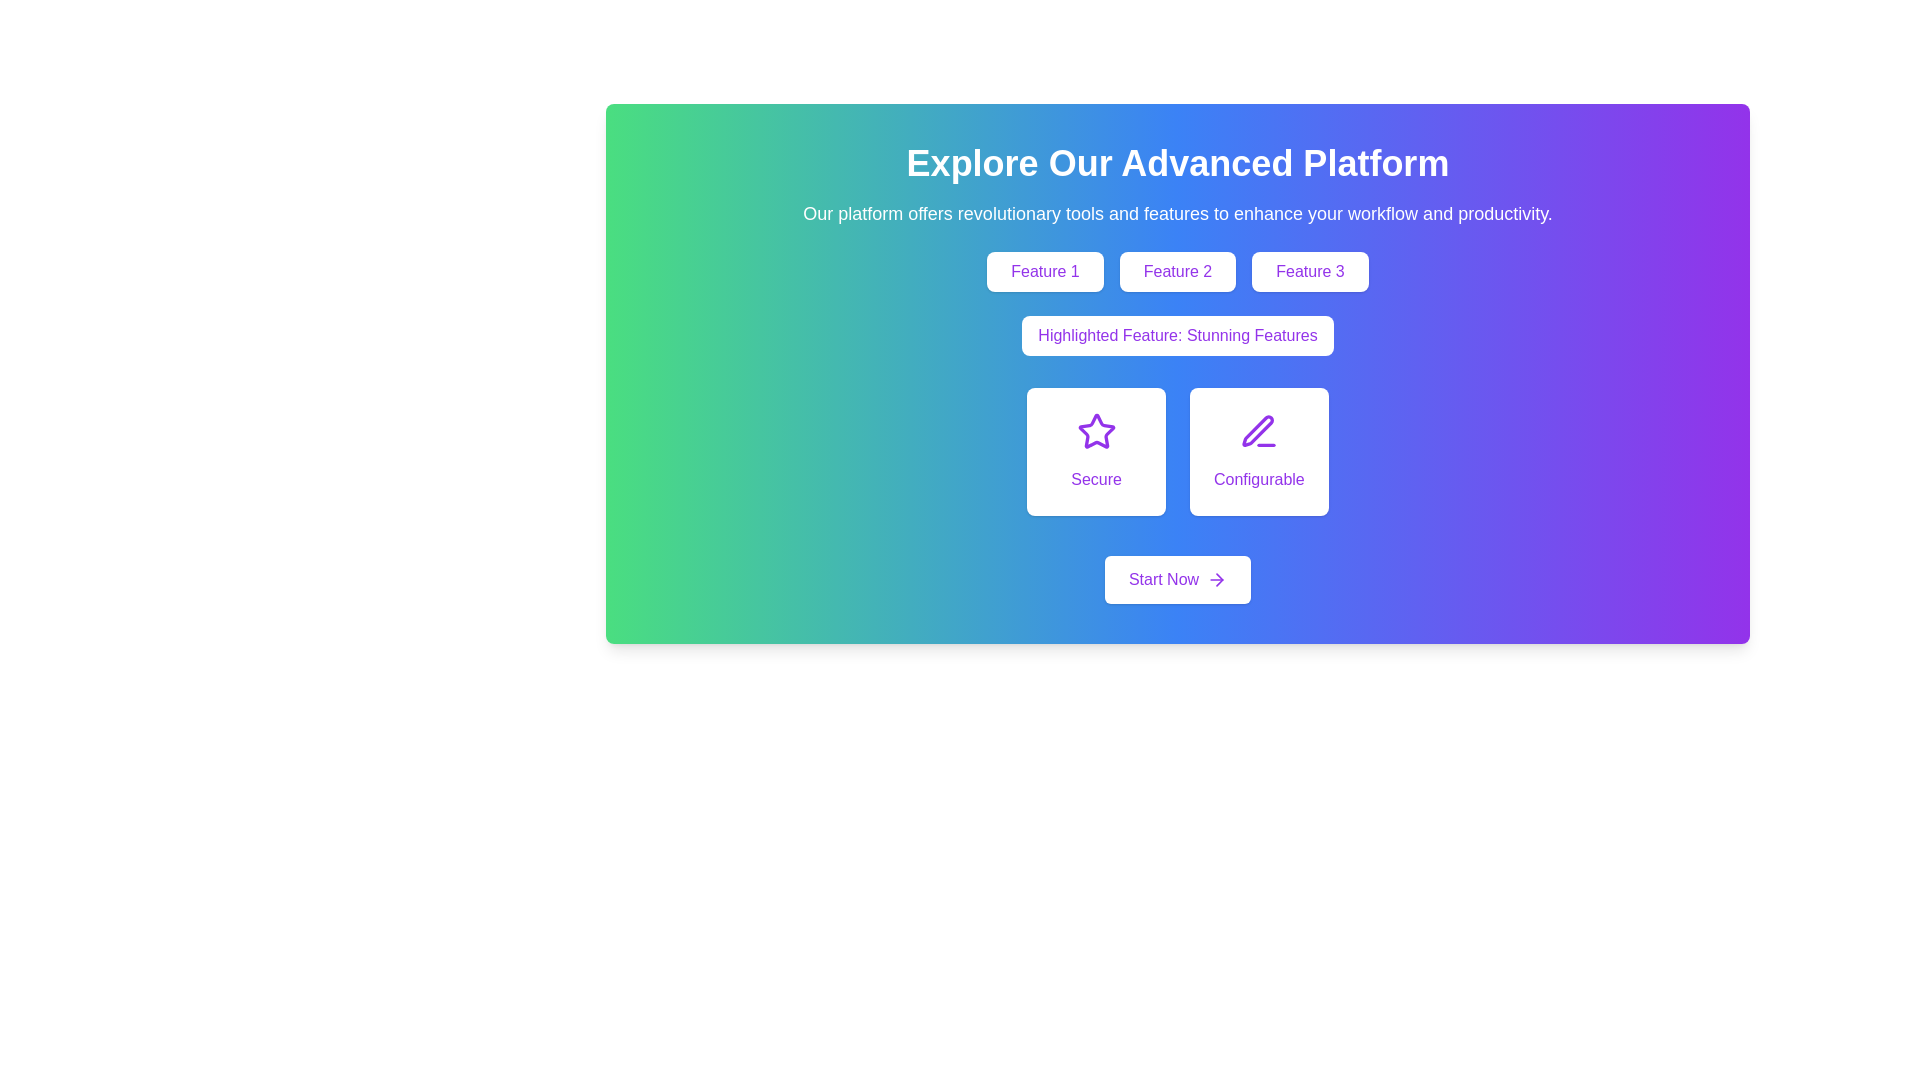  I want to click on the 'Feature 3' button, which is a rectangular button with rounded corners, labeled in purple text on a white background, to observe the hover effect, so click(1310, 272).